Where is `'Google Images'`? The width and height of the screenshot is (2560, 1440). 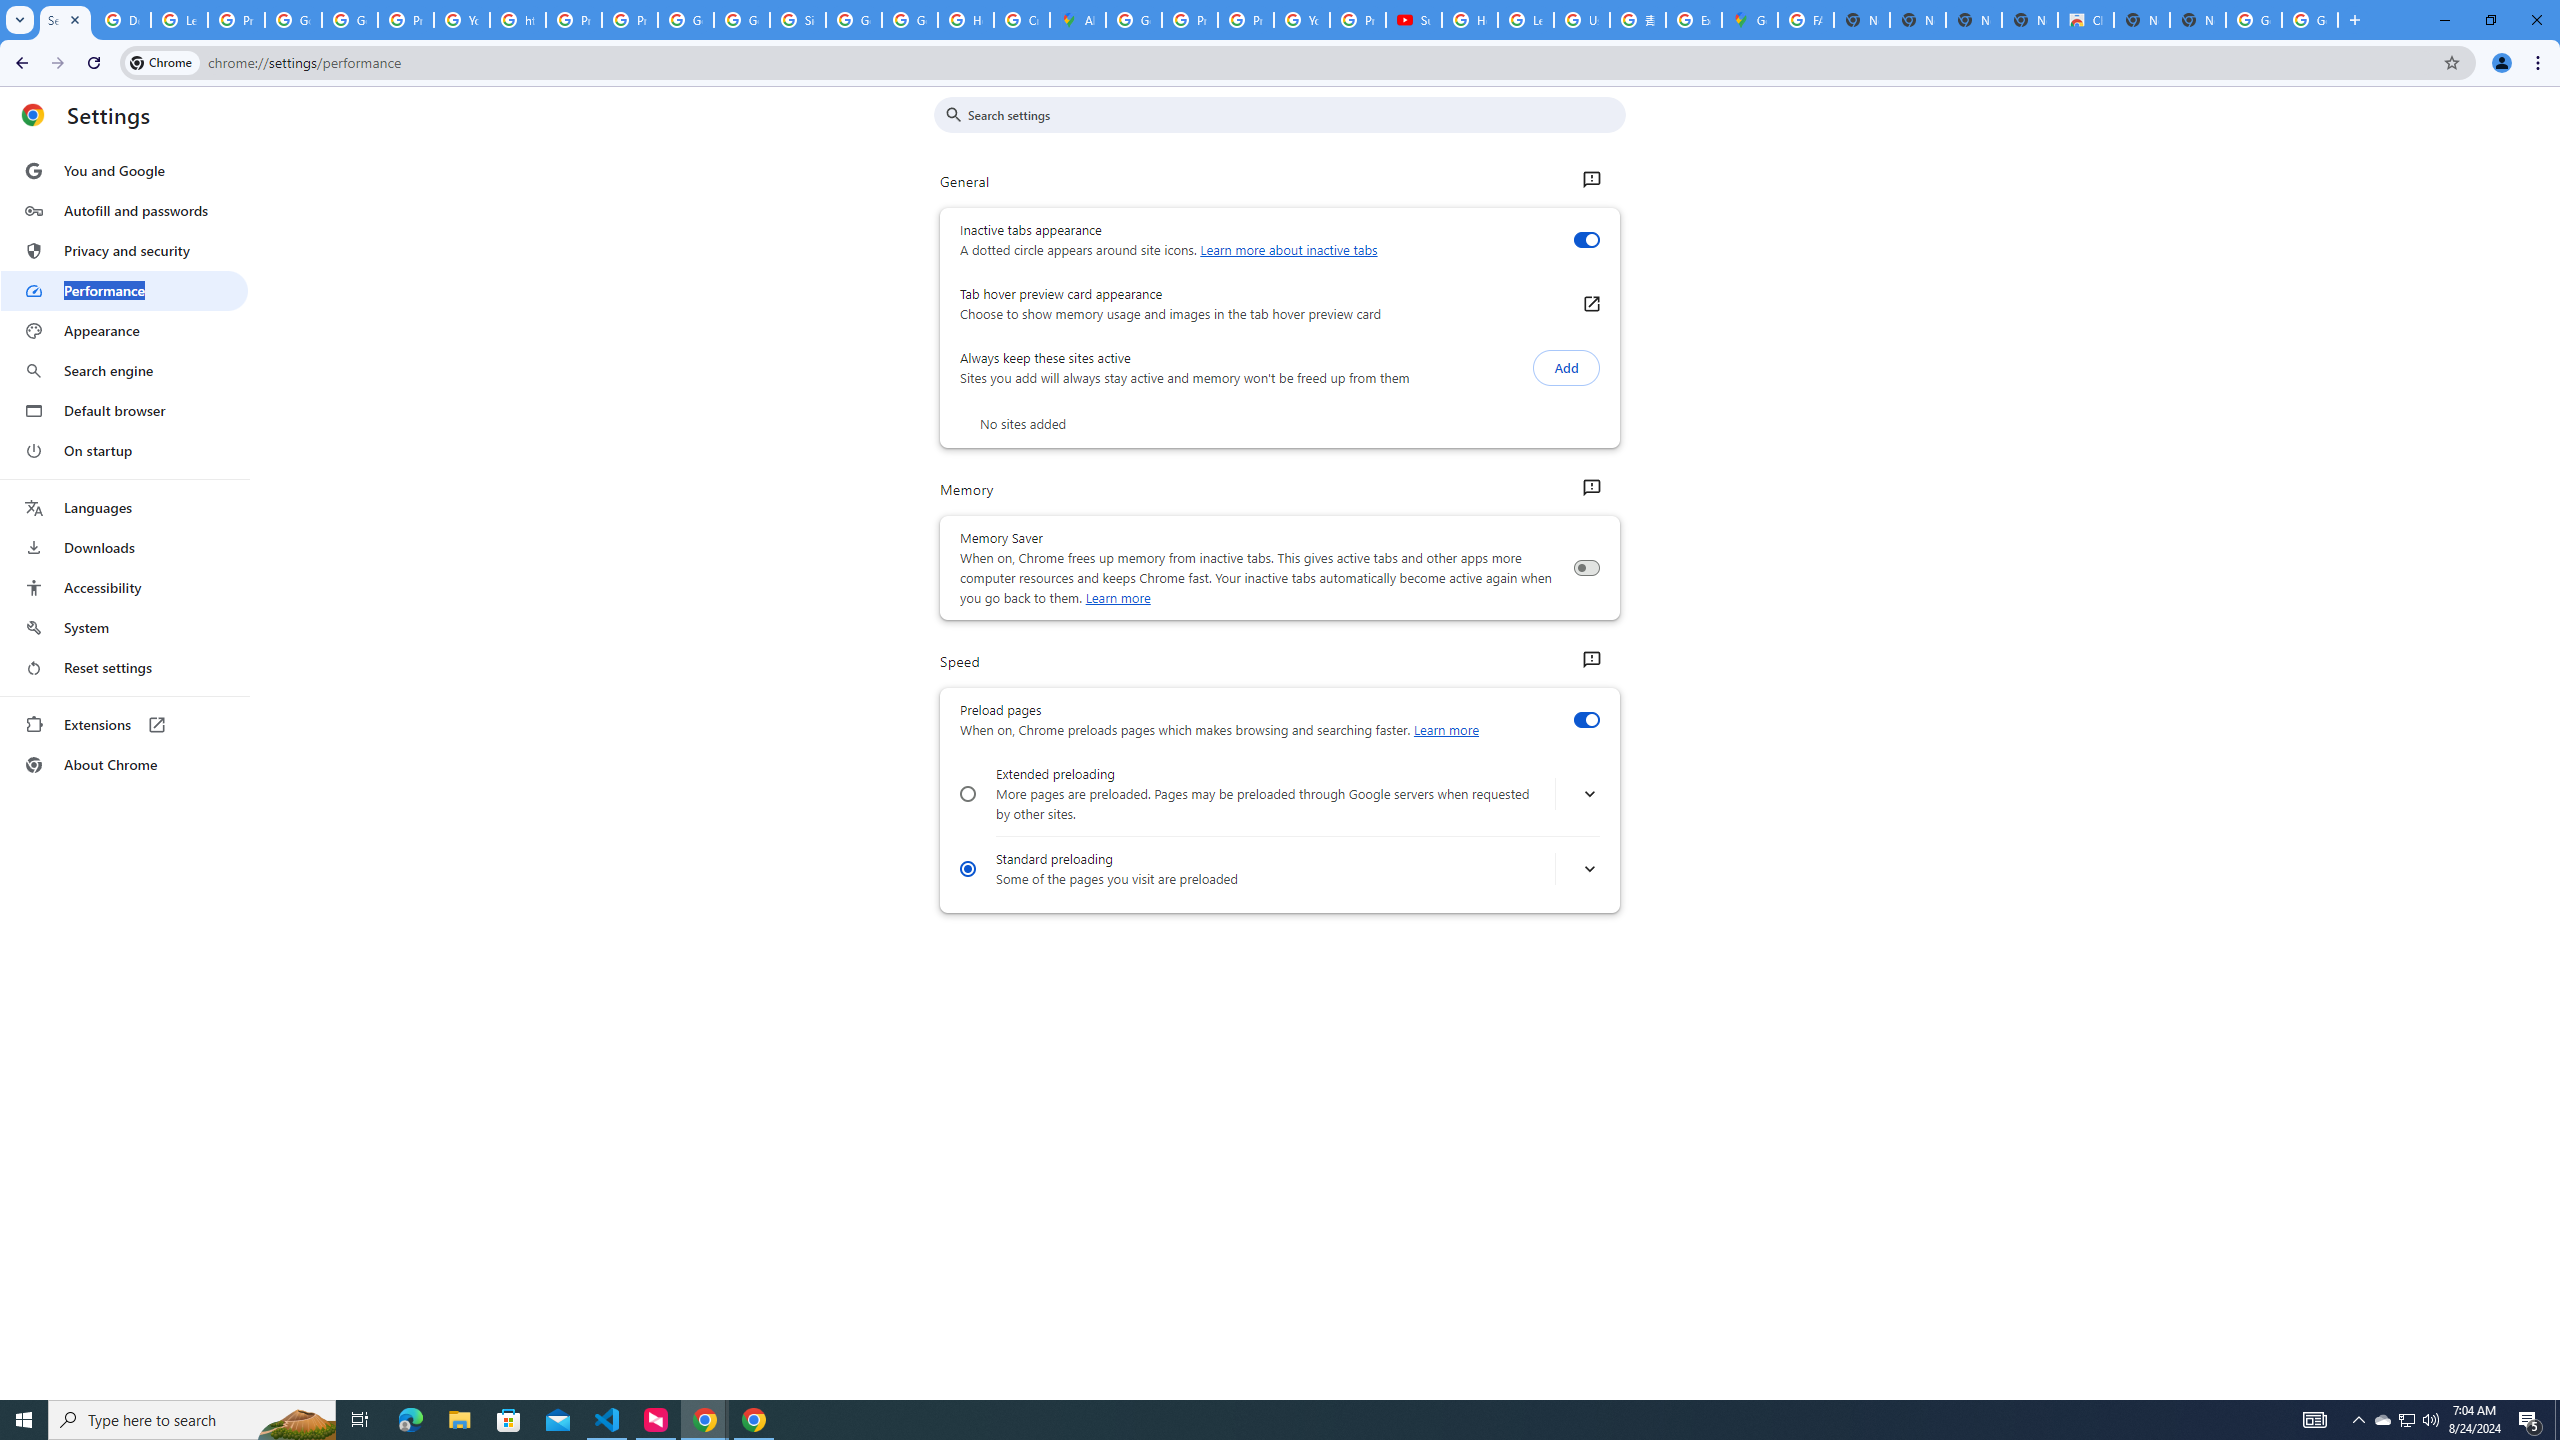
'Google Images' is located at coordinates (2310, 19).